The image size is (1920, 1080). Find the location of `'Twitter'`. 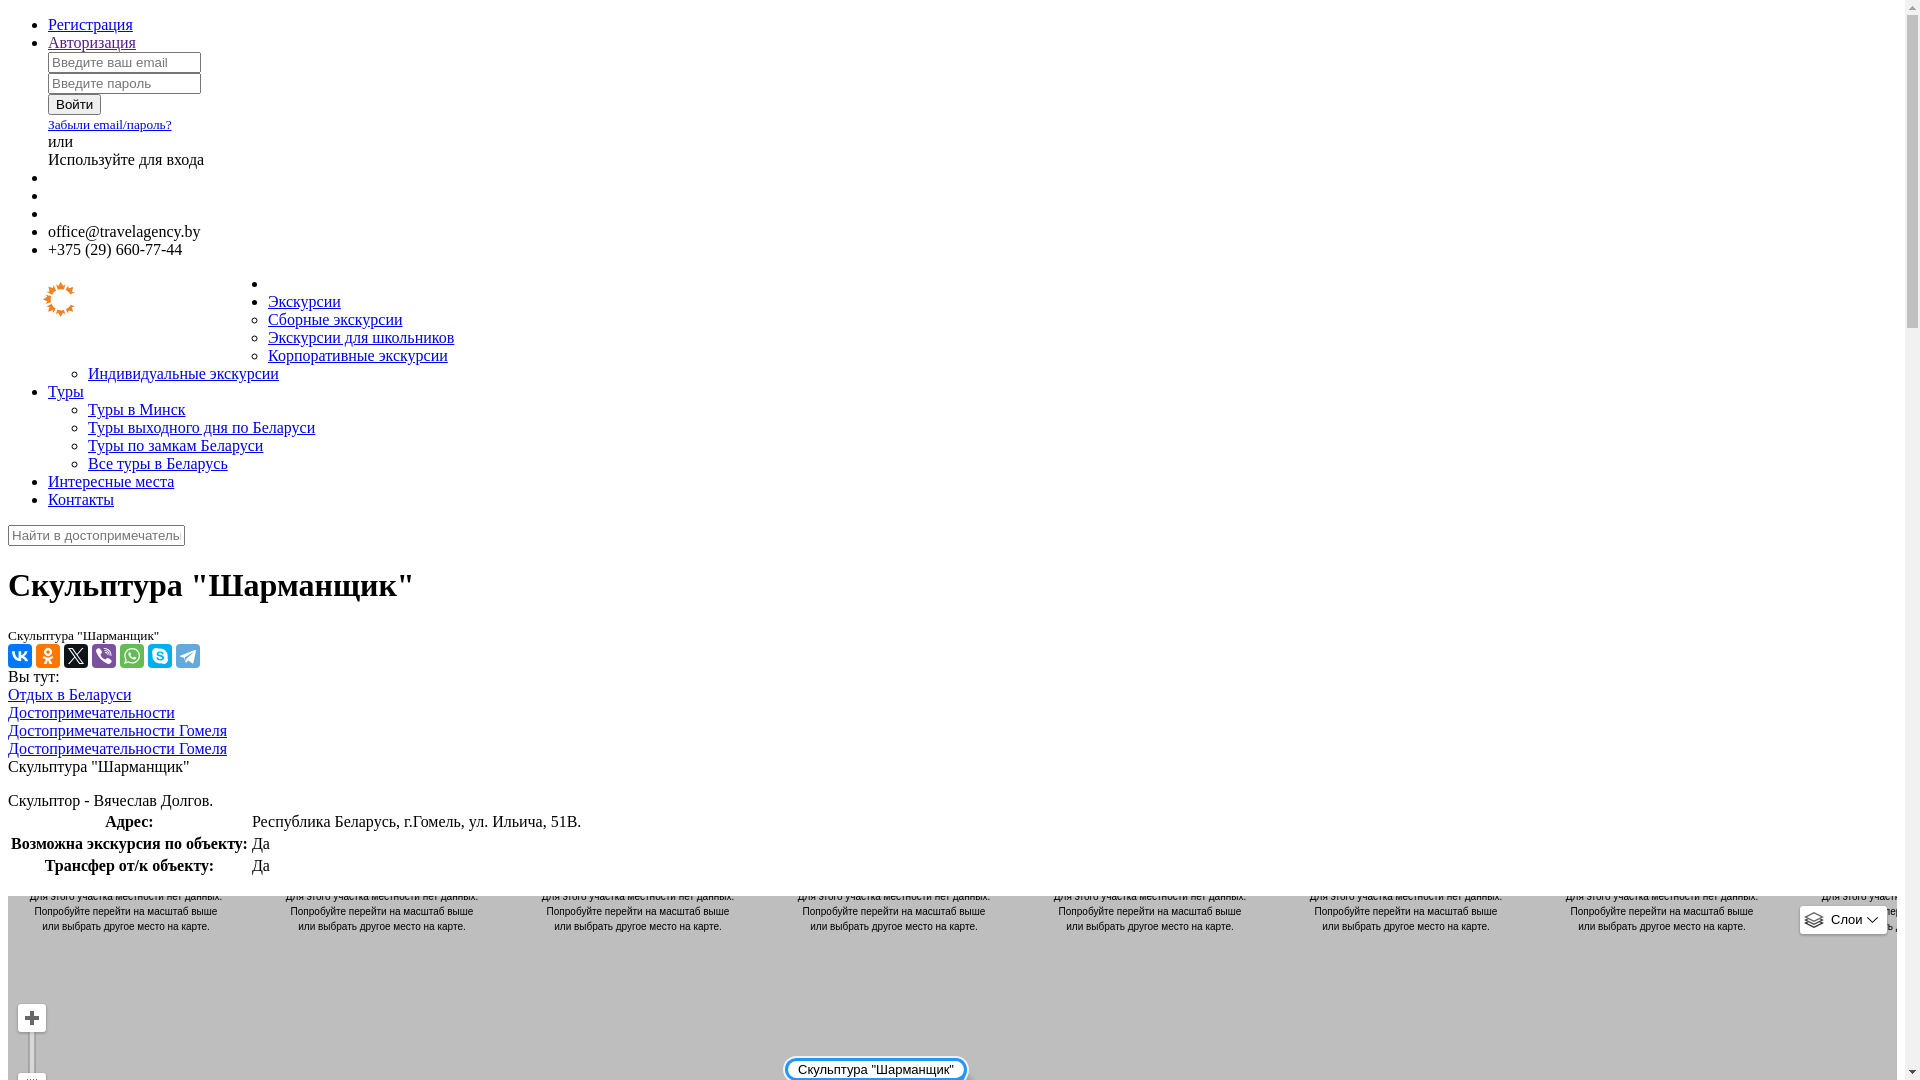

'Twitter' is located at coordinates (63, 655).